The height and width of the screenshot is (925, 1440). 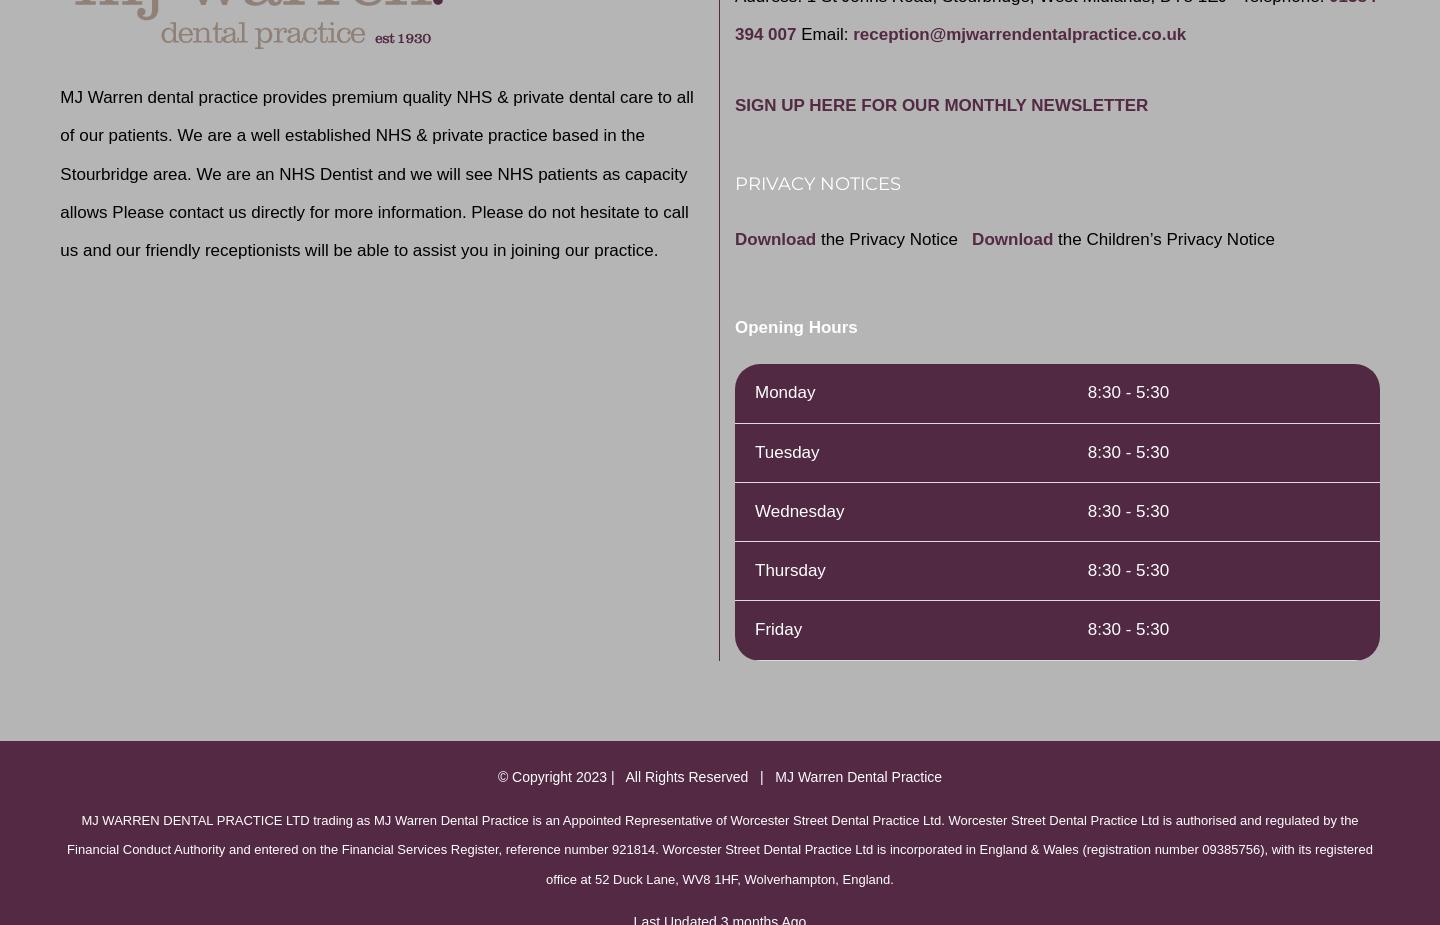 I want to click on 'Wednesday', so click(x=799, y=510).